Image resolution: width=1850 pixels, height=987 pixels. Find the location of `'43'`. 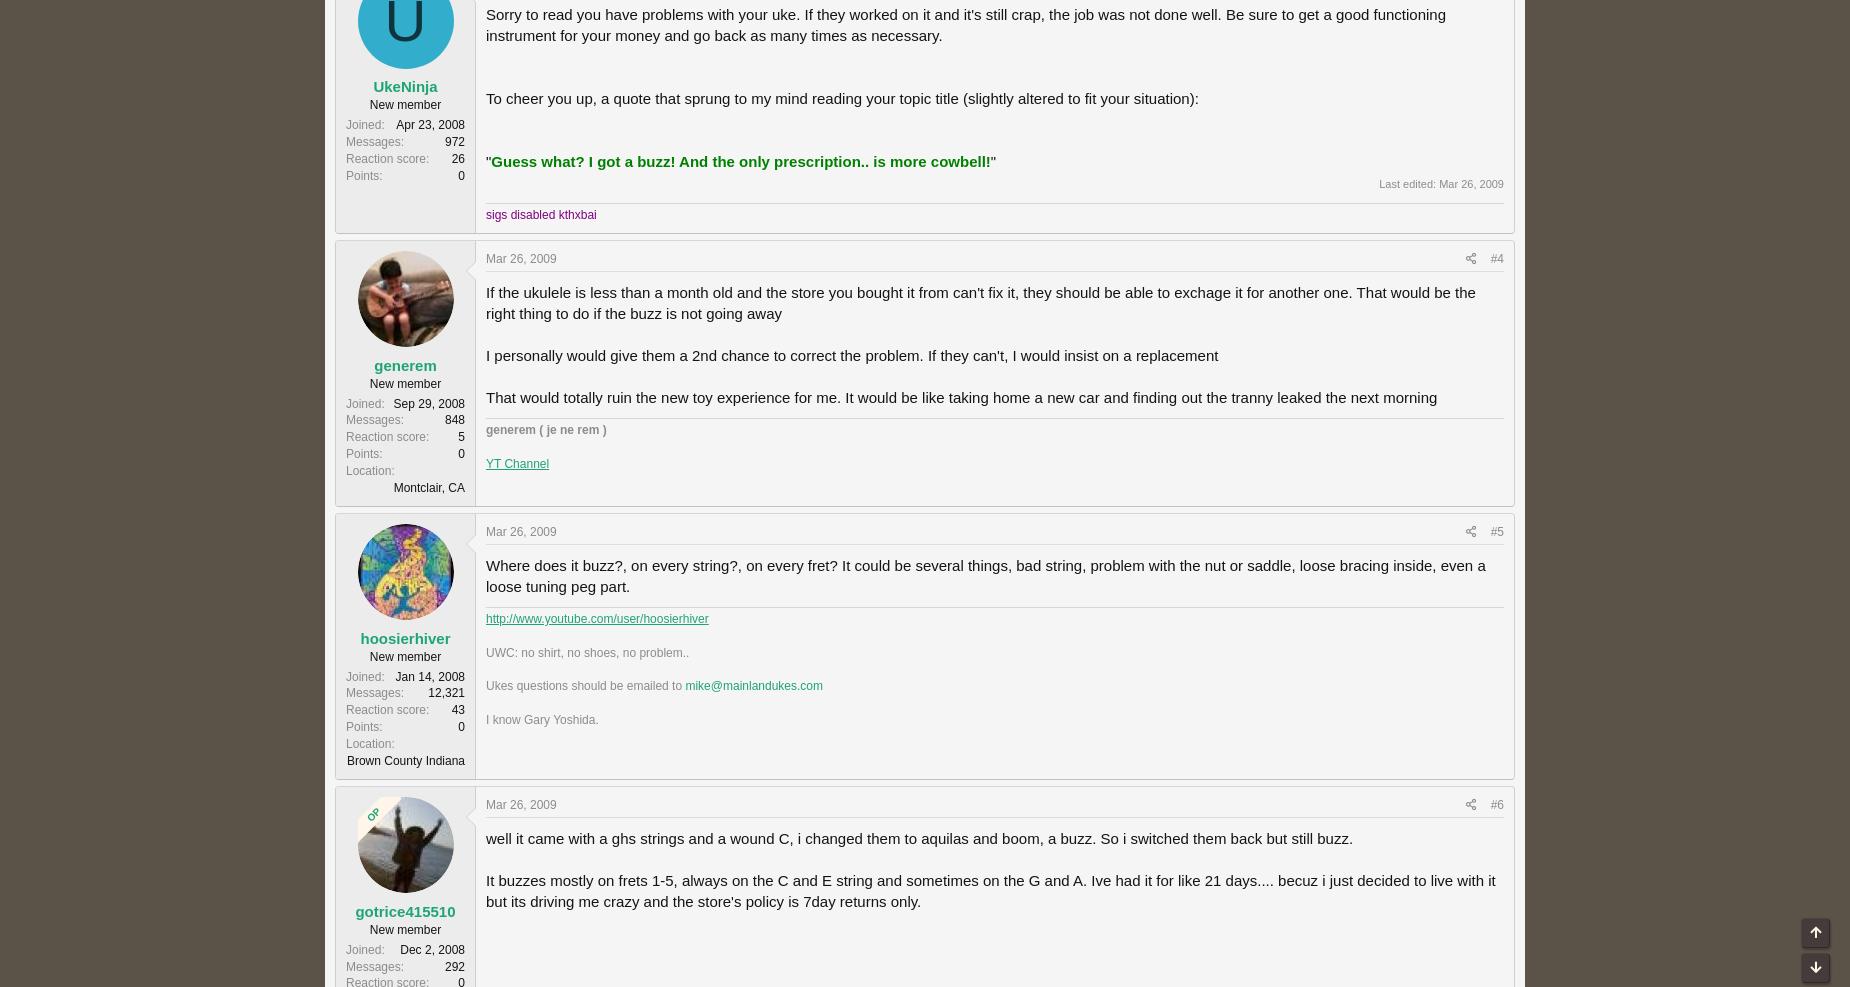

'43' is located at coordinates (457, 709).